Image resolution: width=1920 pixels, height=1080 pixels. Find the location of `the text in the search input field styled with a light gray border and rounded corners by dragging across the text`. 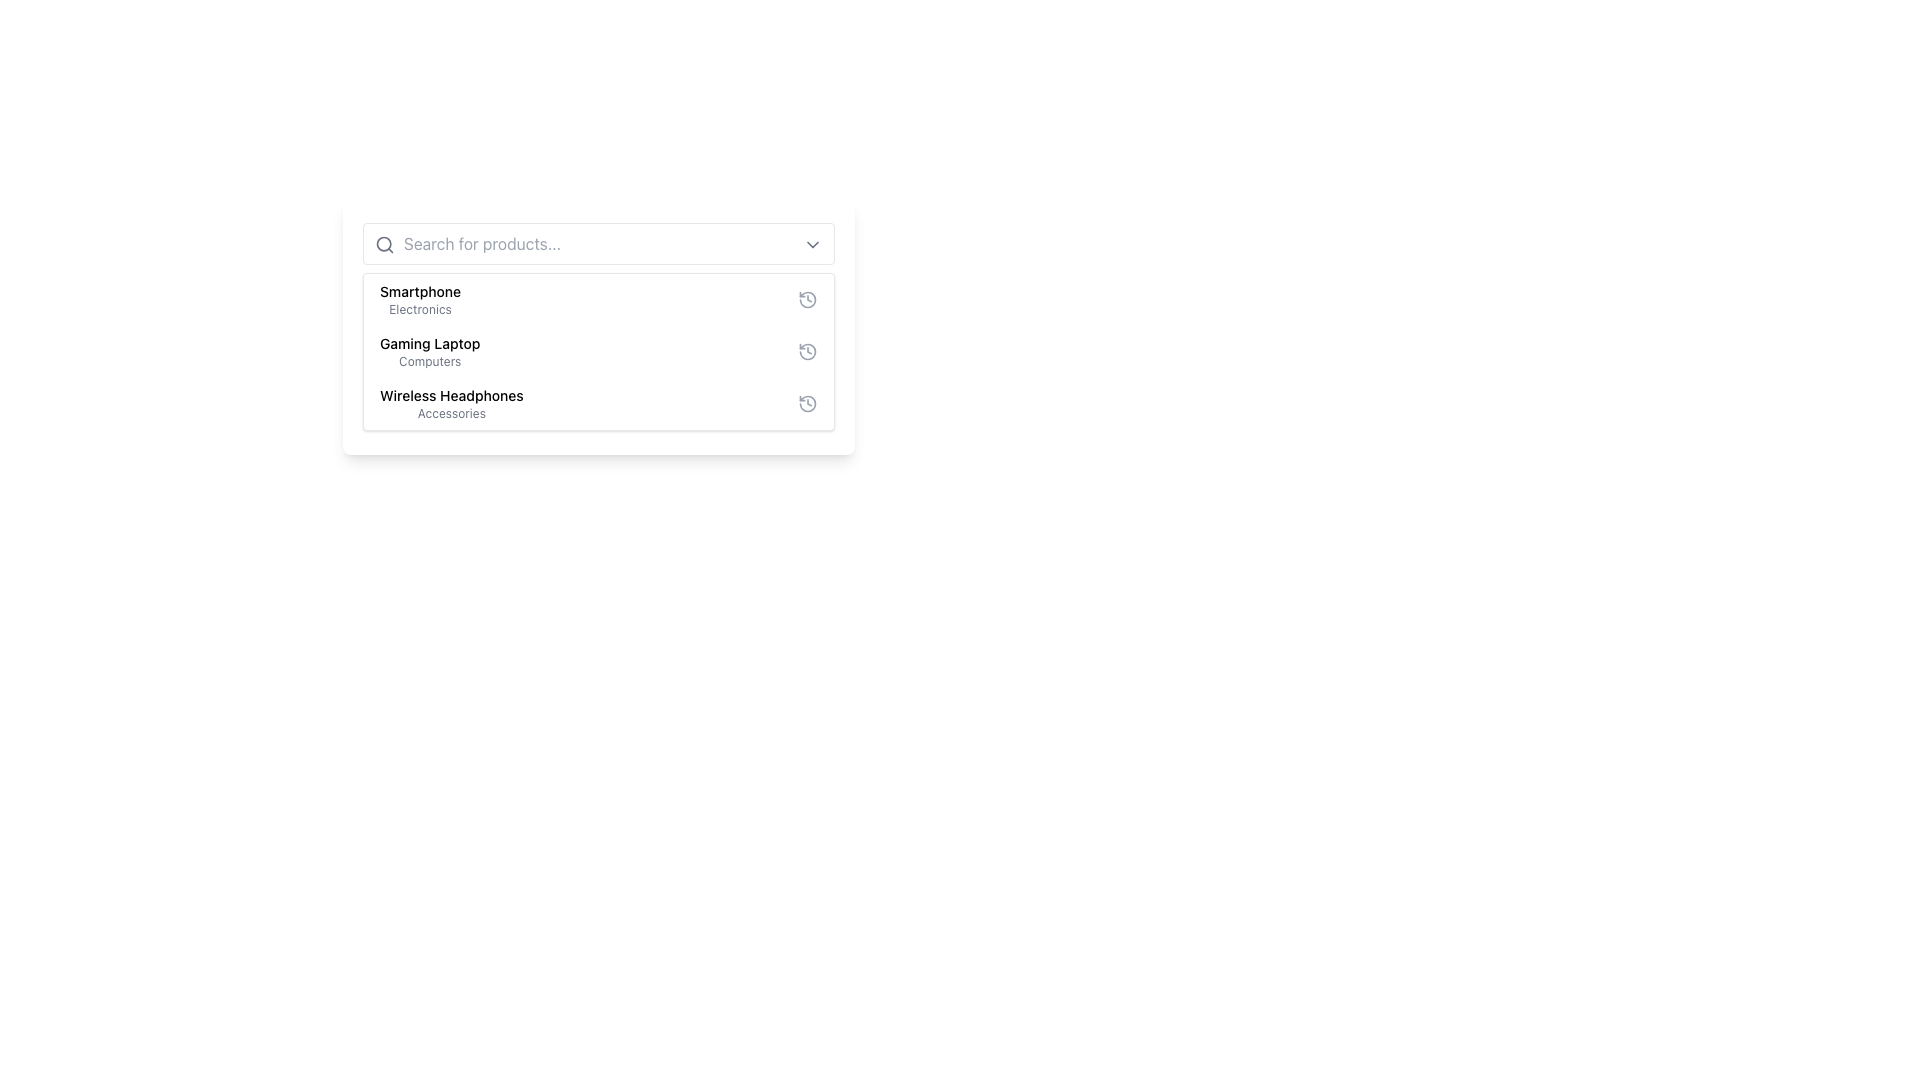

the text in the search input field styled with a light gray border and rounded corners by dragging across the text is located at coordinates (598, 242).